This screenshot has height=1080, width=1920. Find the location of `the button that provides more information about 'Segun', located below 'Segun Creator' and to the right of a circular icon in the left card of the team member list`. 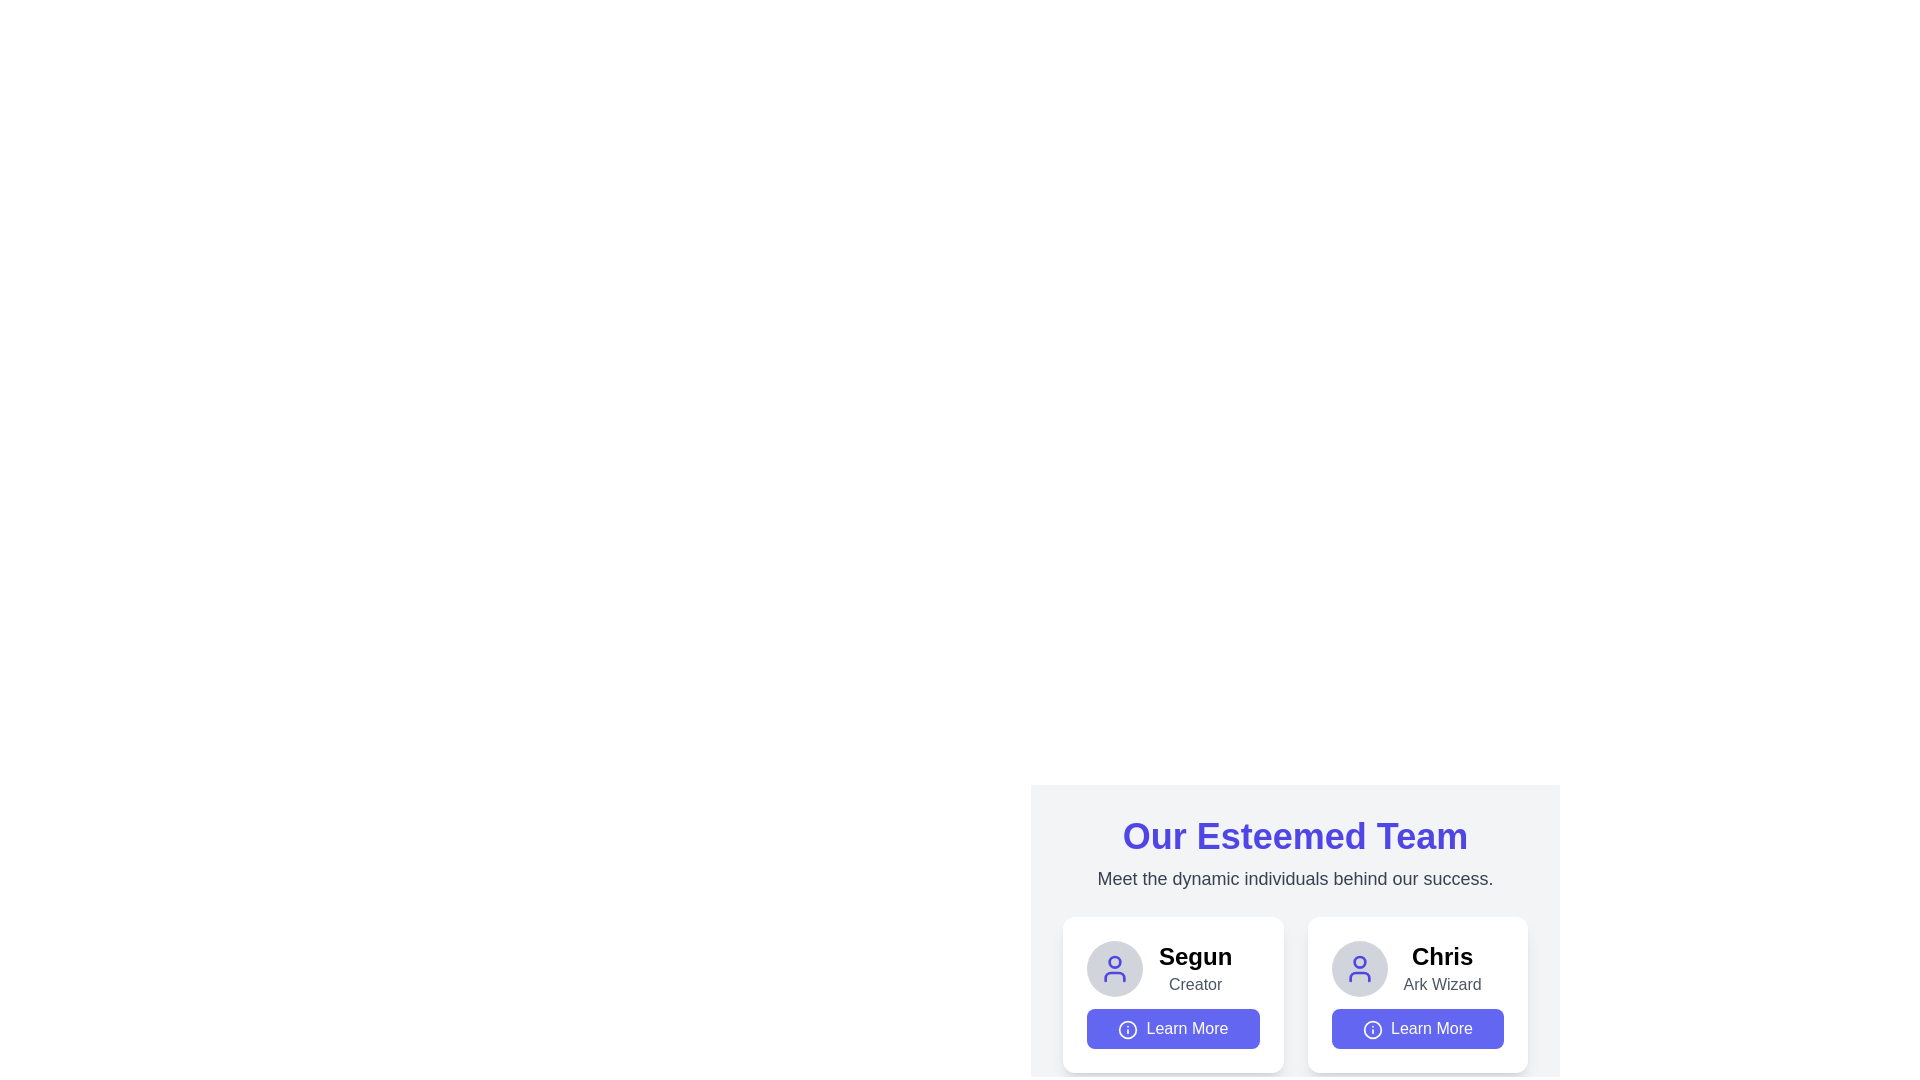

the button that provides more information about 'Segun', located below 'Segun Creator' and to the right of a circular icon in the left card of the team member list is located at coordinates (1173, 1029).